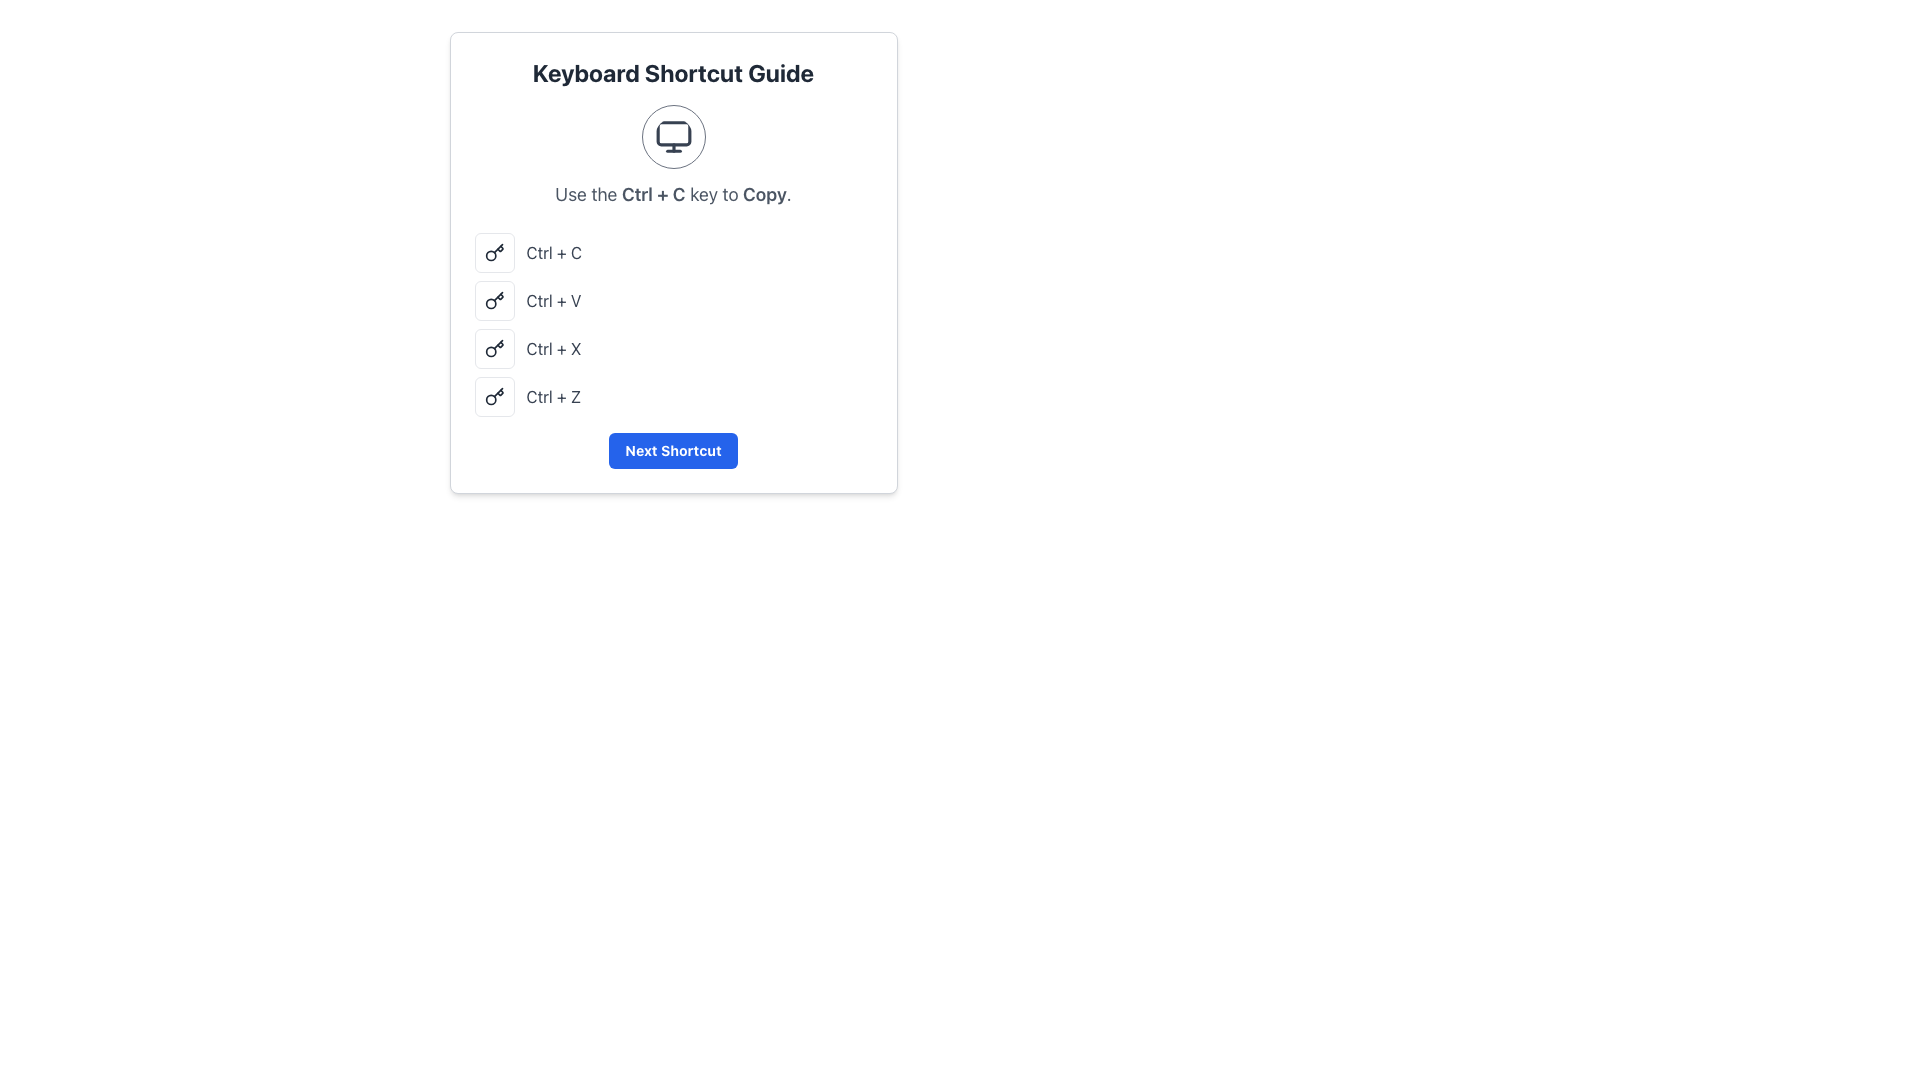 The height and width of the screenshot is (1080, 1920). Describe the element at coordinates (673, 397) in the screenshot. I see `the Descriptive List Item displaying the keyboard shortcut 'Ctrl + Z', which represents the 'undo' action, located in the fourth row of keyboard shortcuts` at that location.